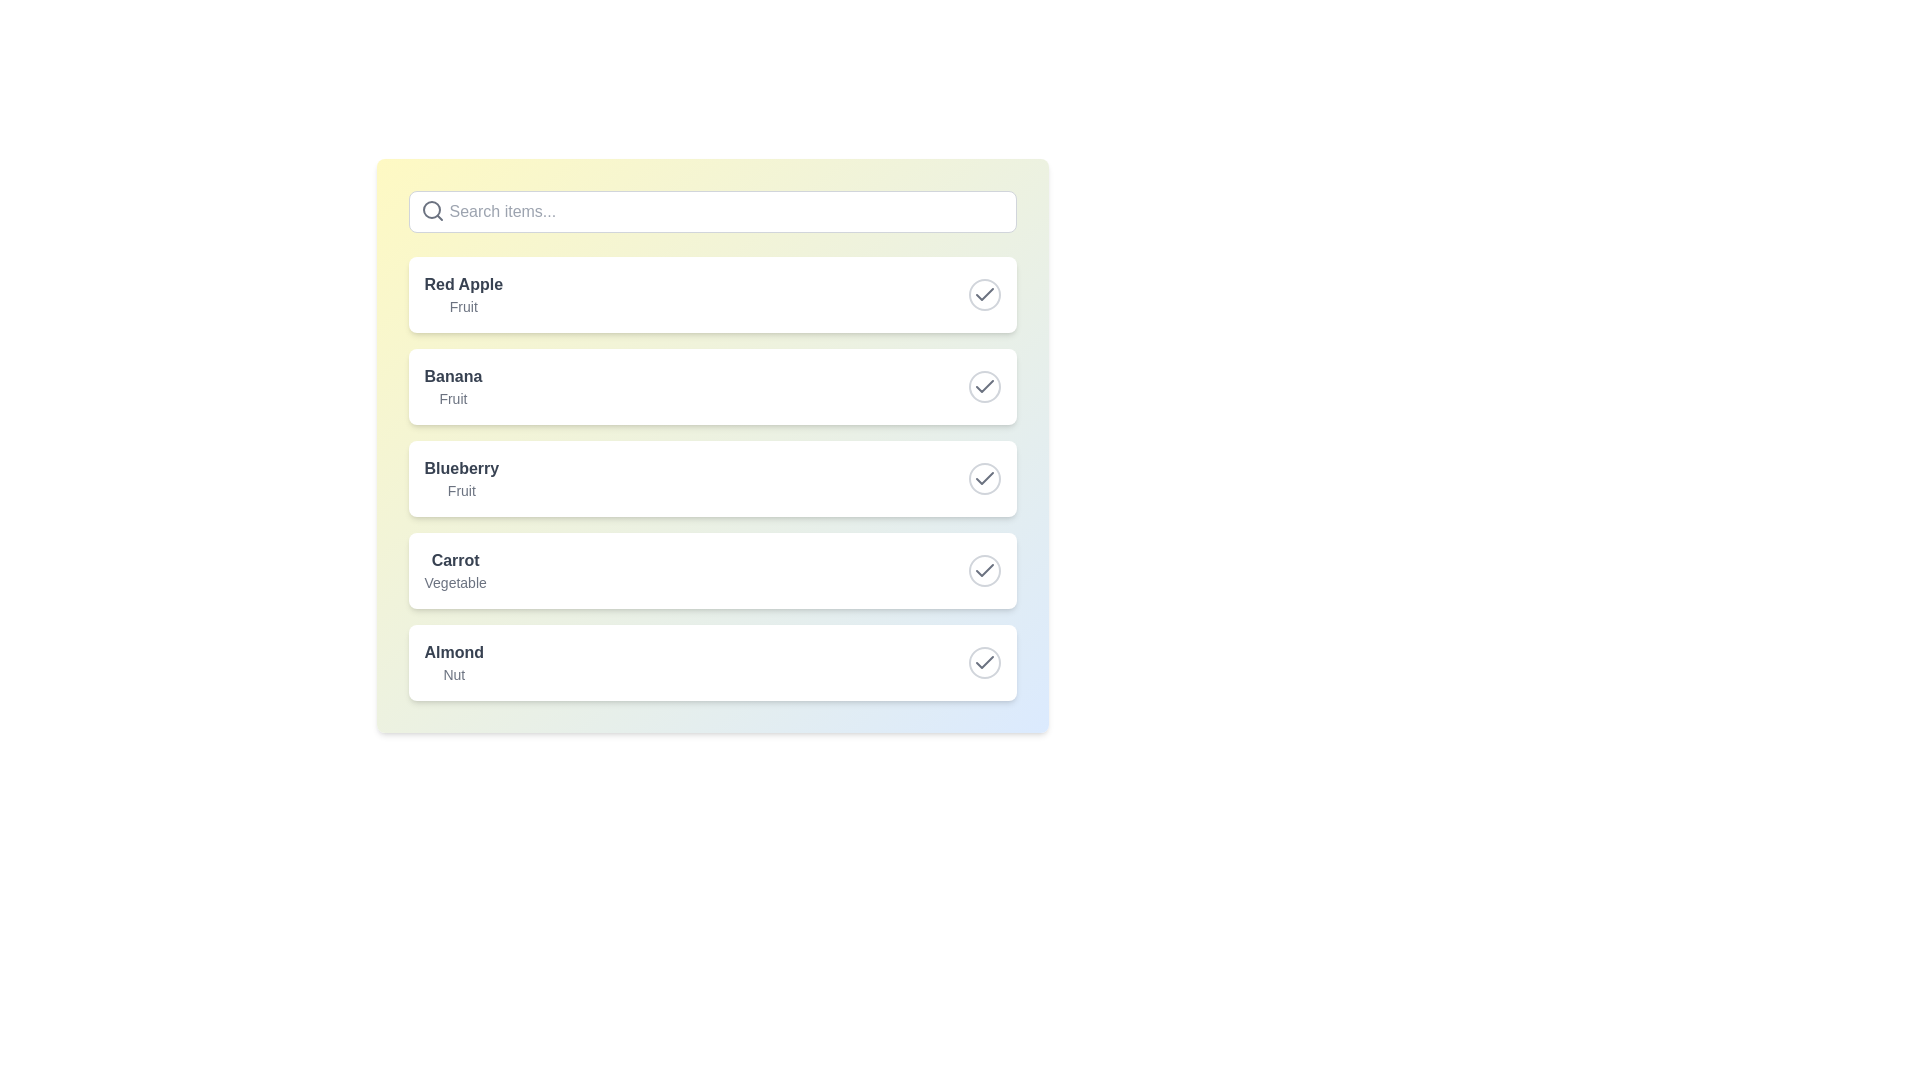 This screenshot has height=1080, width=1920. I want to click on the 'Almond' selectable list item, which is the fifth item in the list and categorized as 'Nut', so click(712, 663).